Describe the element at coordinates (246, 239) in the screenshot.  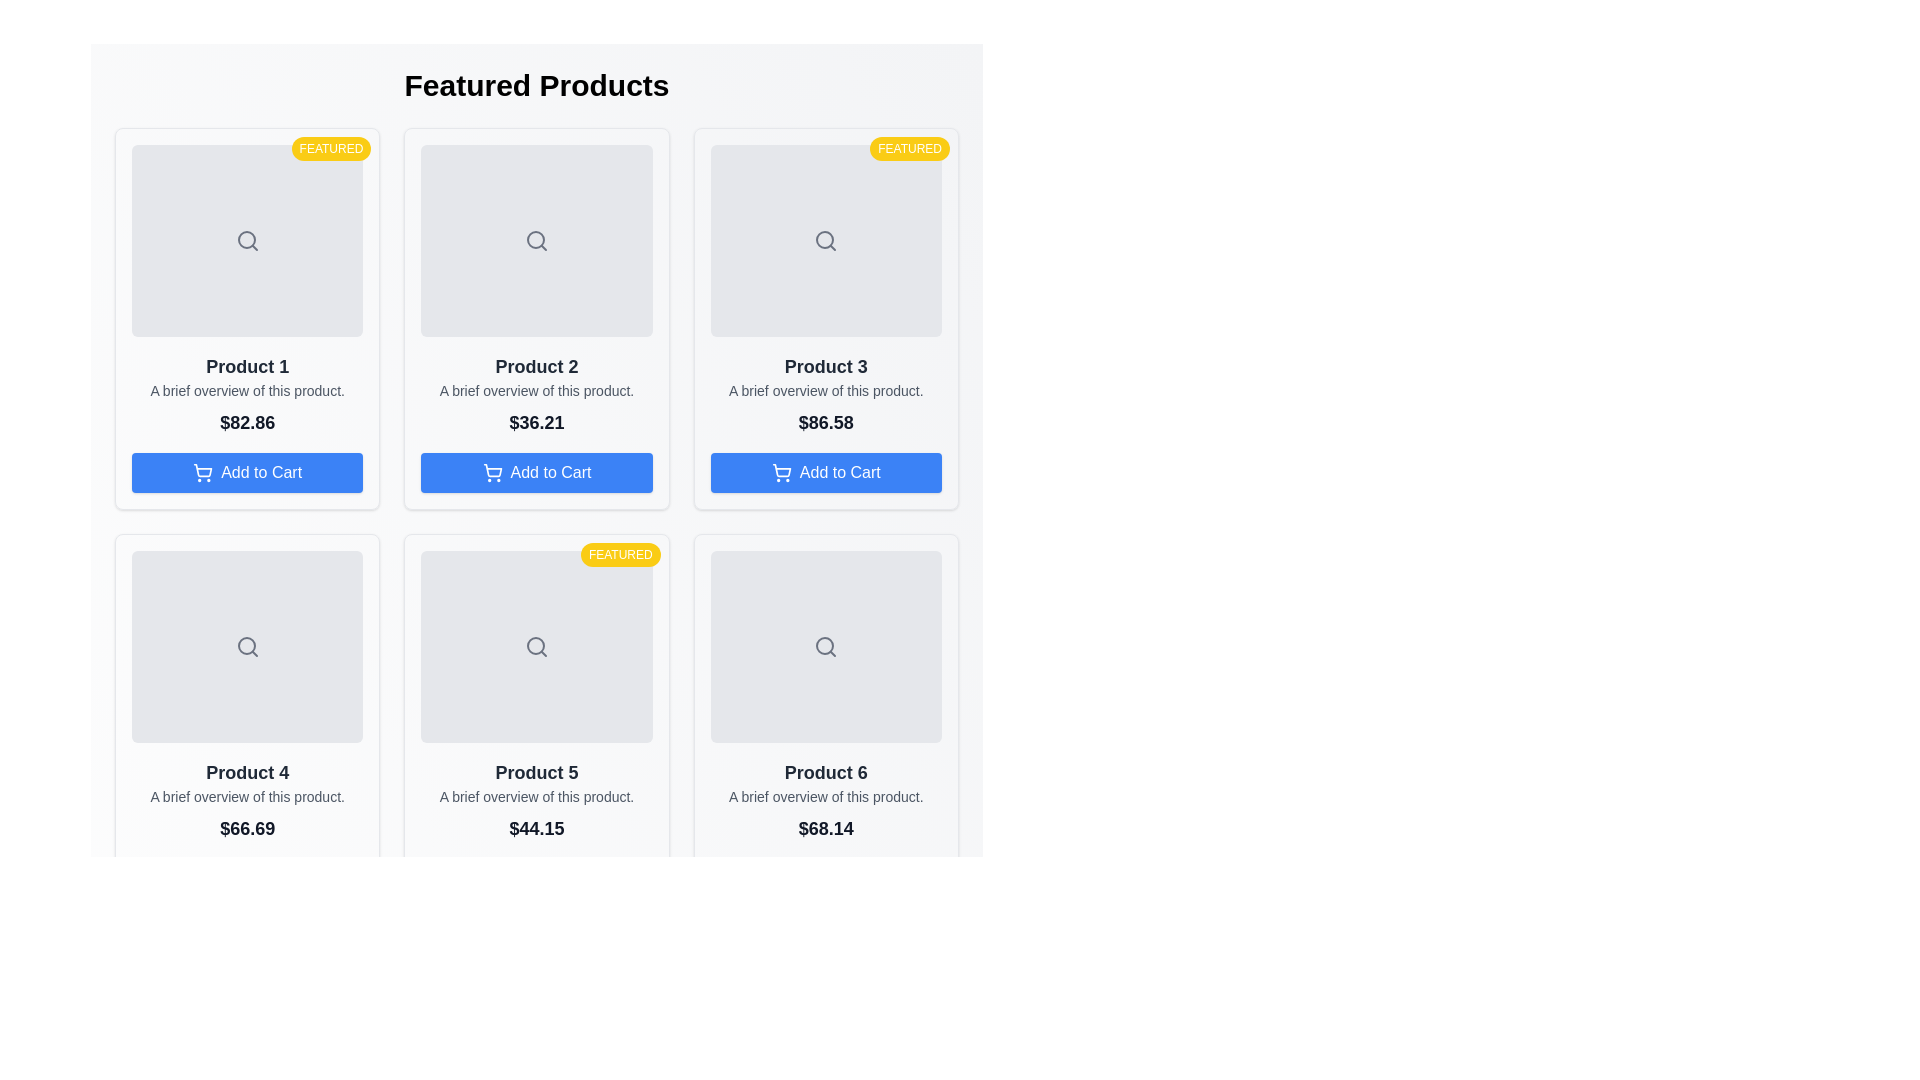
I see `the image placeholder element located at the top-left of the grid layout under the title 'Featured Products', featuring a magnifying glass icon in its center` at that location.